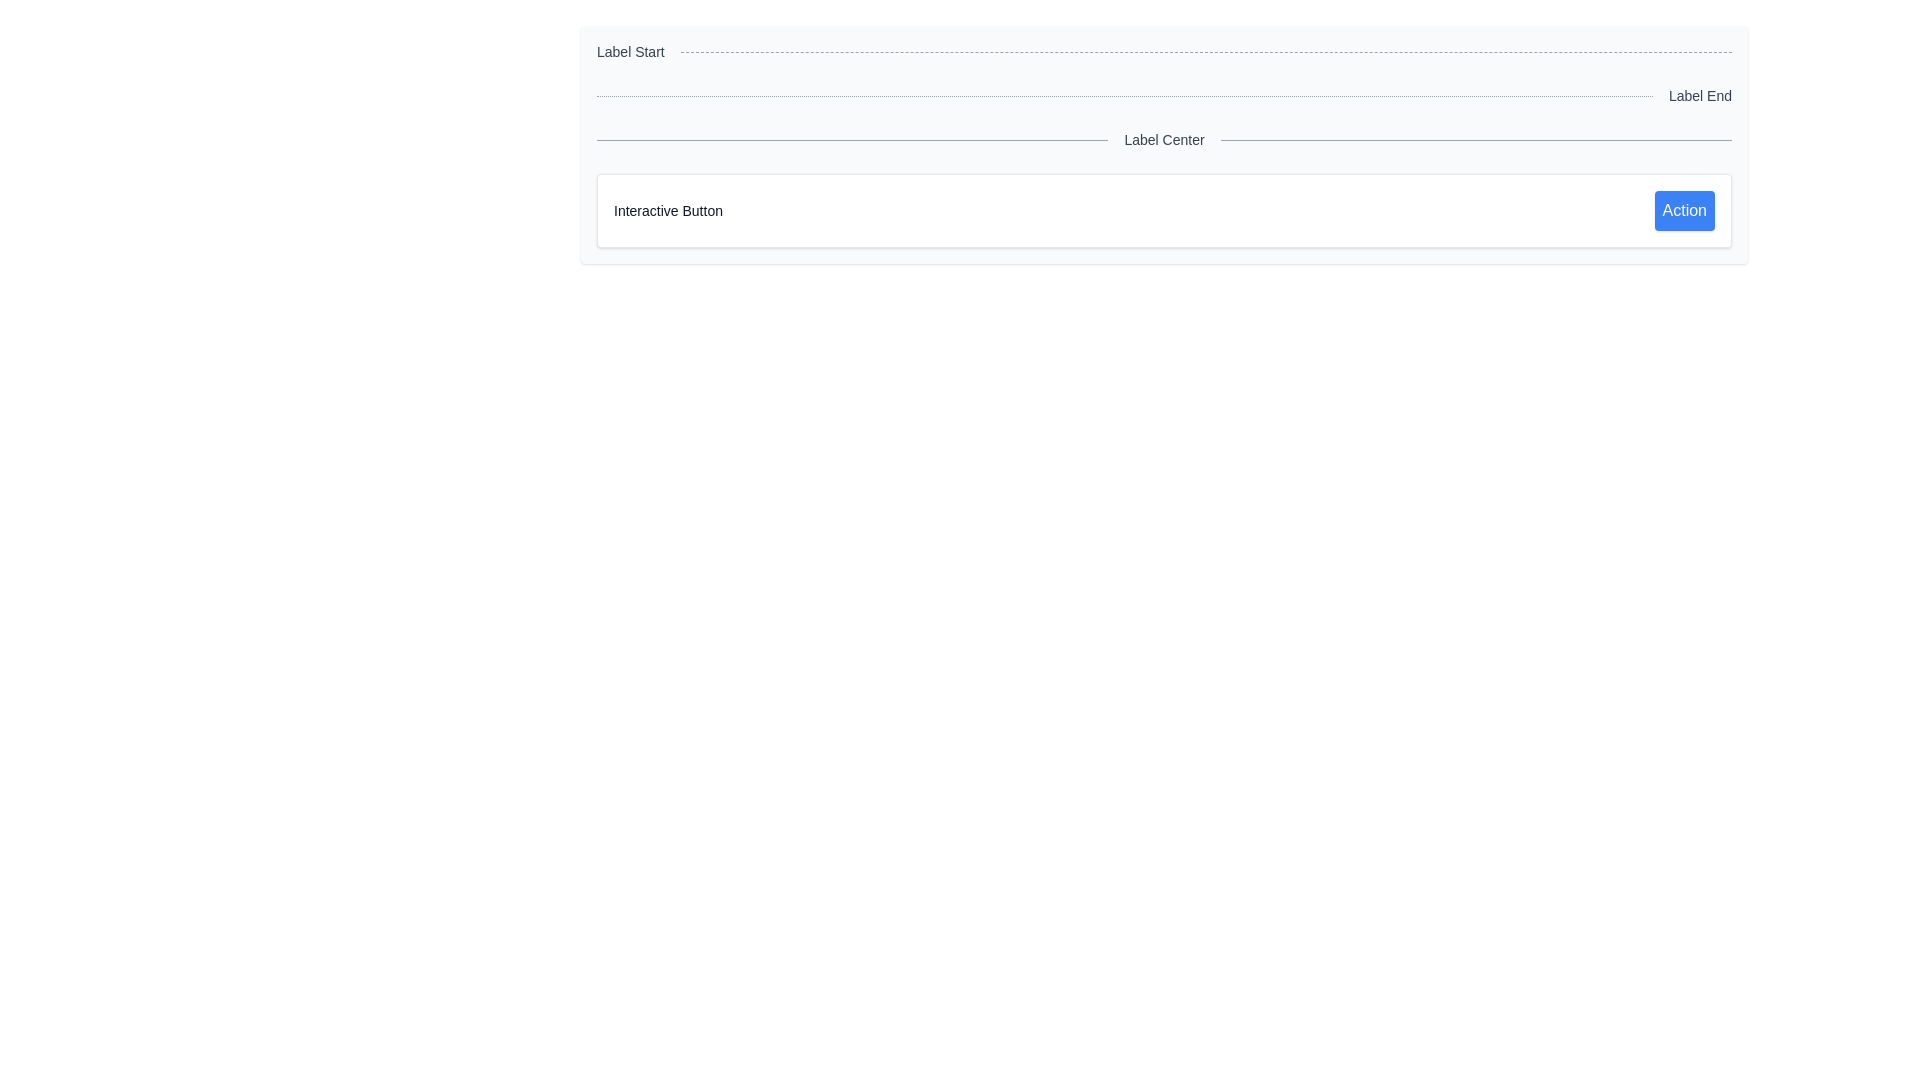 The width and height of the screenshot is (1920, 1080). What do you see at coordinates (1164, 96) in the screenshot?
I see `the Decorative labeled divider that features a gray dotted line with the text 'Label End' at its right end, positioned between 'Label Start' and 'Label Center'` at bounding box center [1164, 96].